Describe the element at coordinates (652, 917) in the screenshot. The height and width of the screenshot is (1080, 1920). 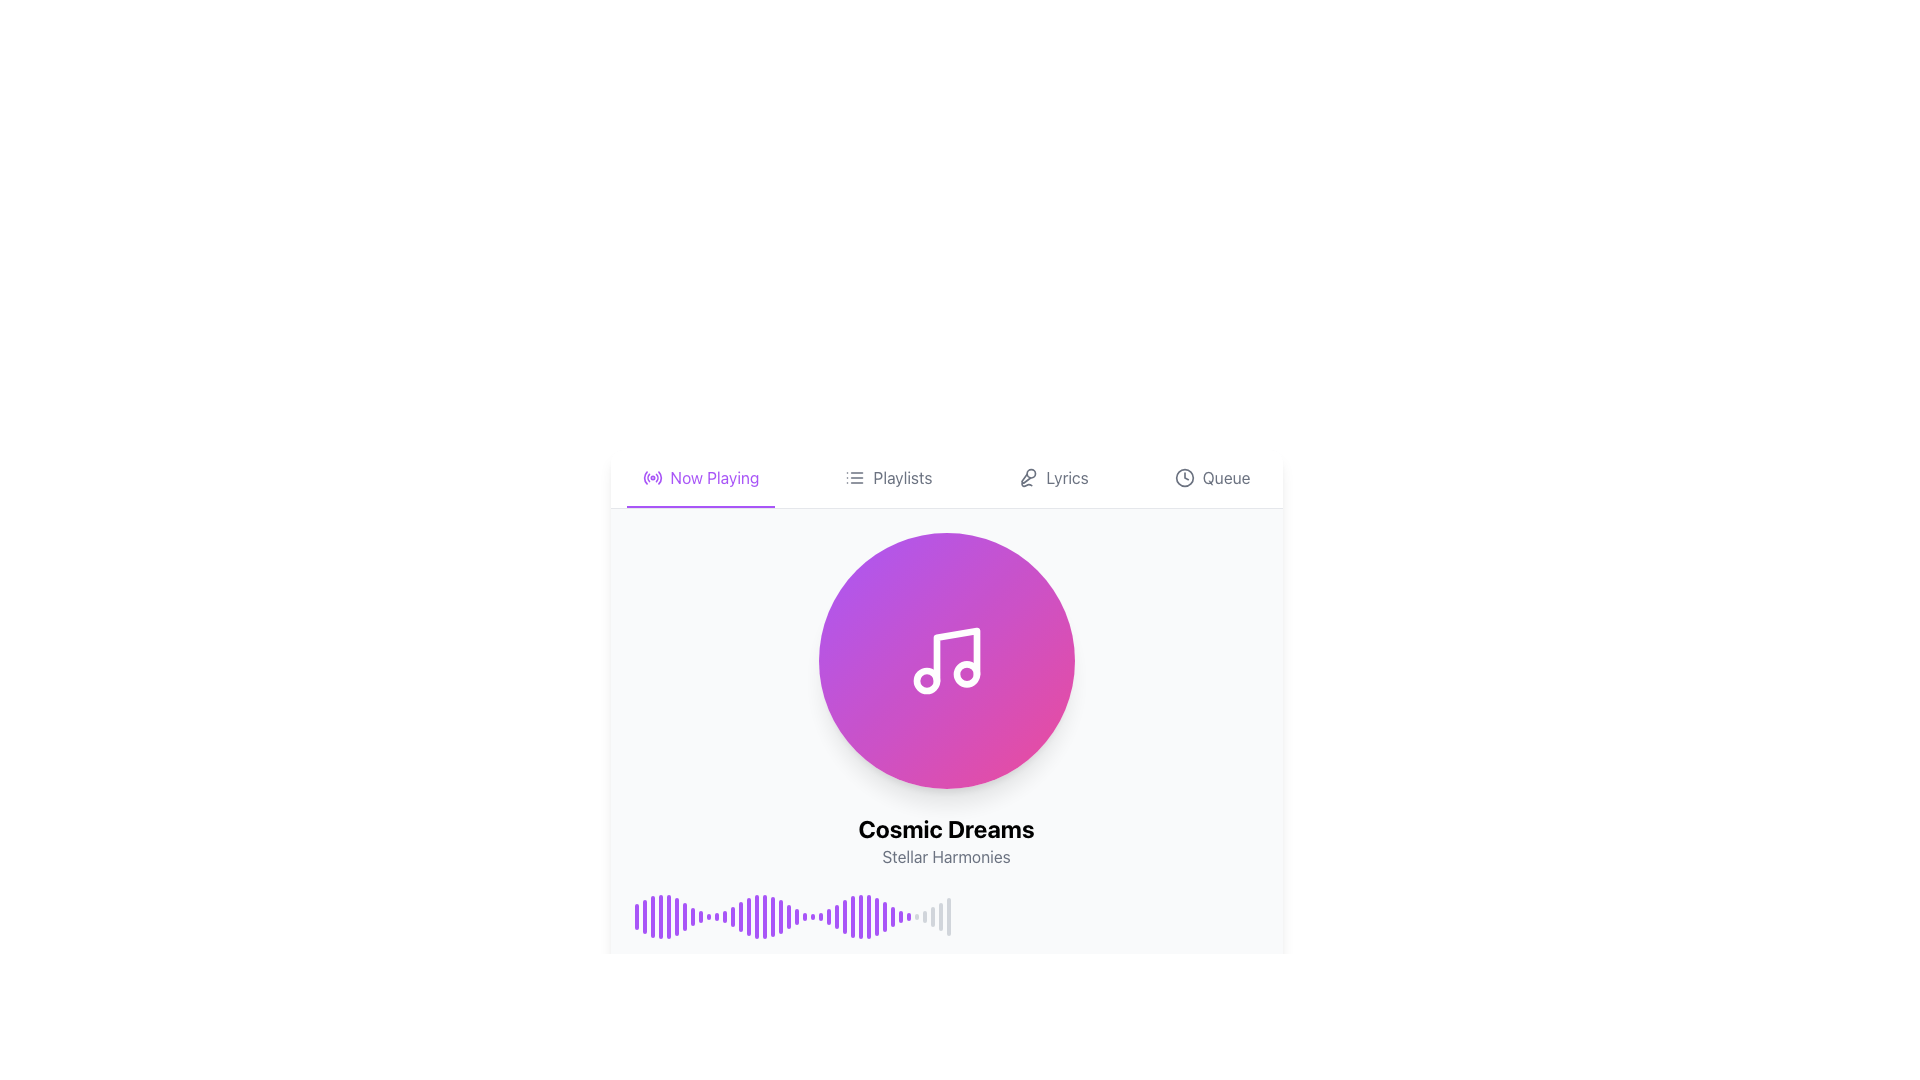
I see `the waveform segment, which is the third bar from the left in the audio waveform visualization` at that location.